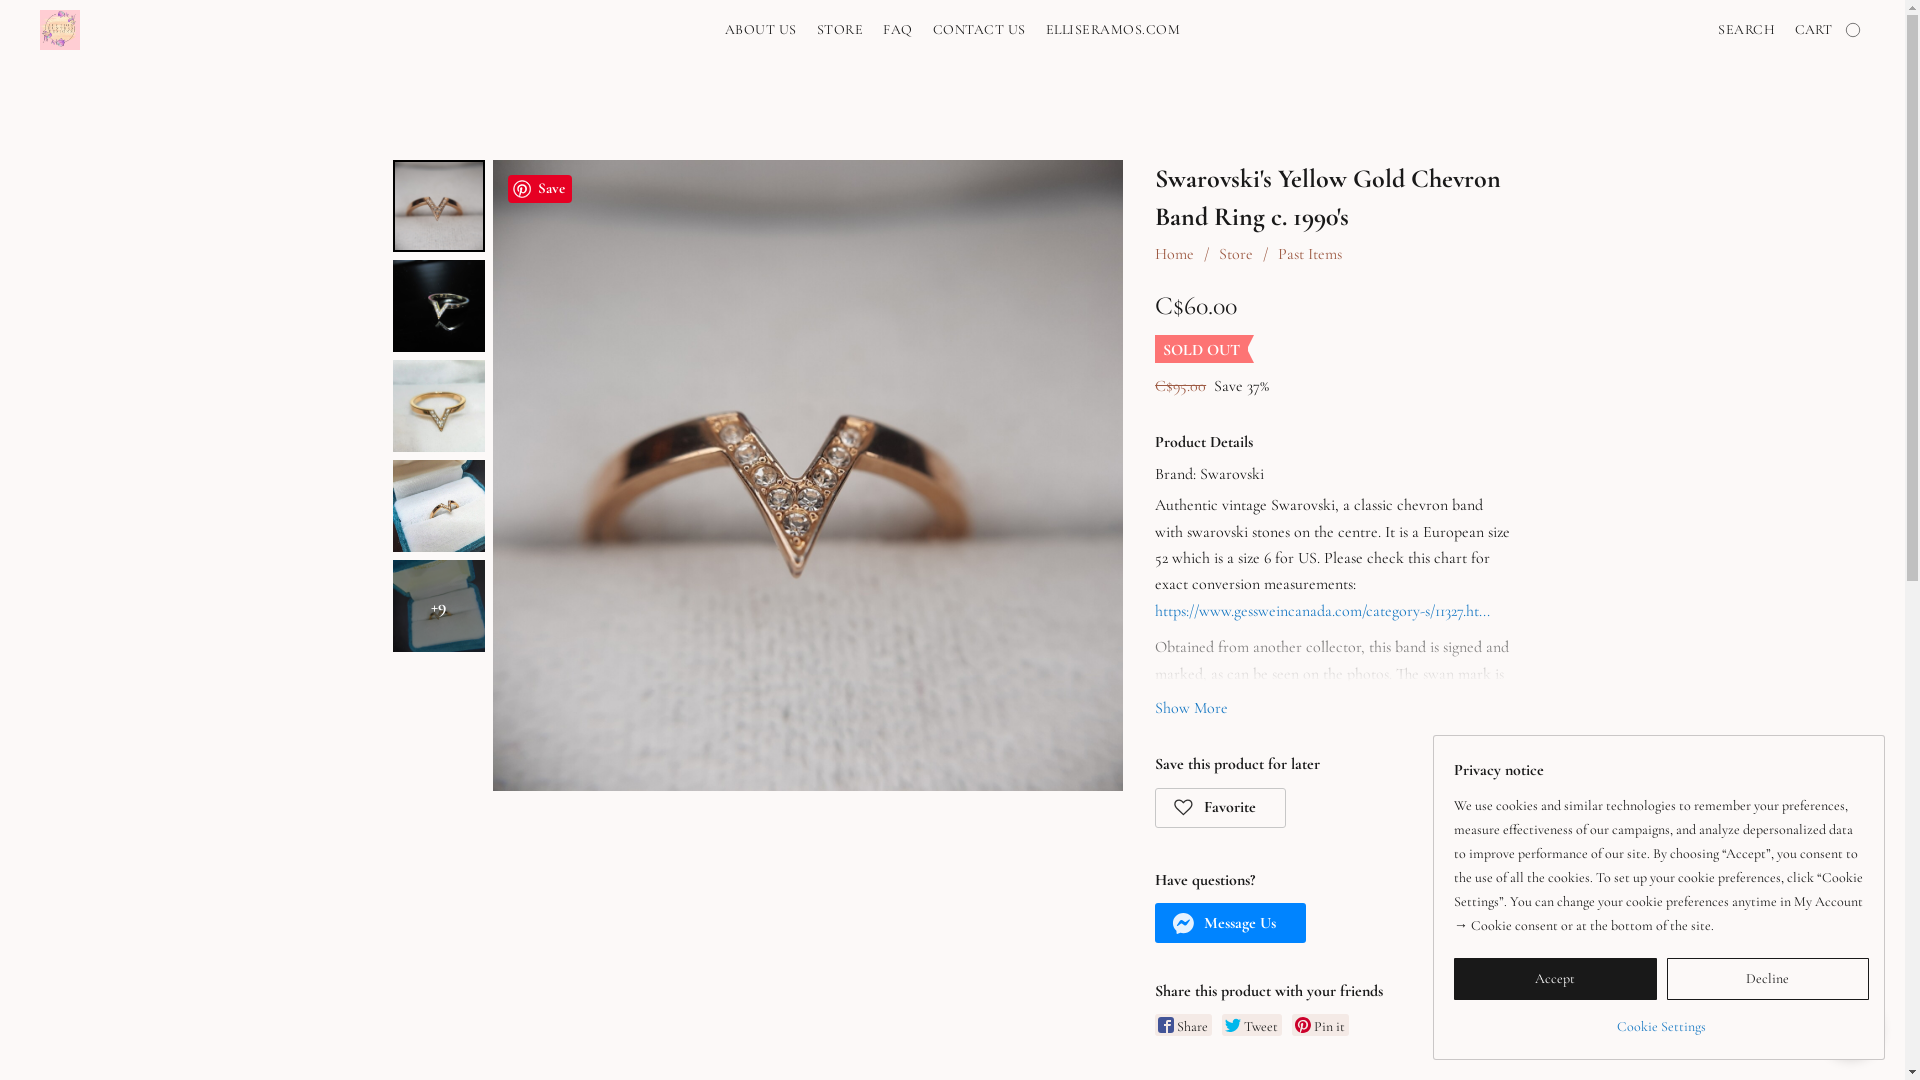 The image size is (1920, 1080). Describe the element at coordinates (873, 30) in the screenshot. I see `'FAQ'` at that location.